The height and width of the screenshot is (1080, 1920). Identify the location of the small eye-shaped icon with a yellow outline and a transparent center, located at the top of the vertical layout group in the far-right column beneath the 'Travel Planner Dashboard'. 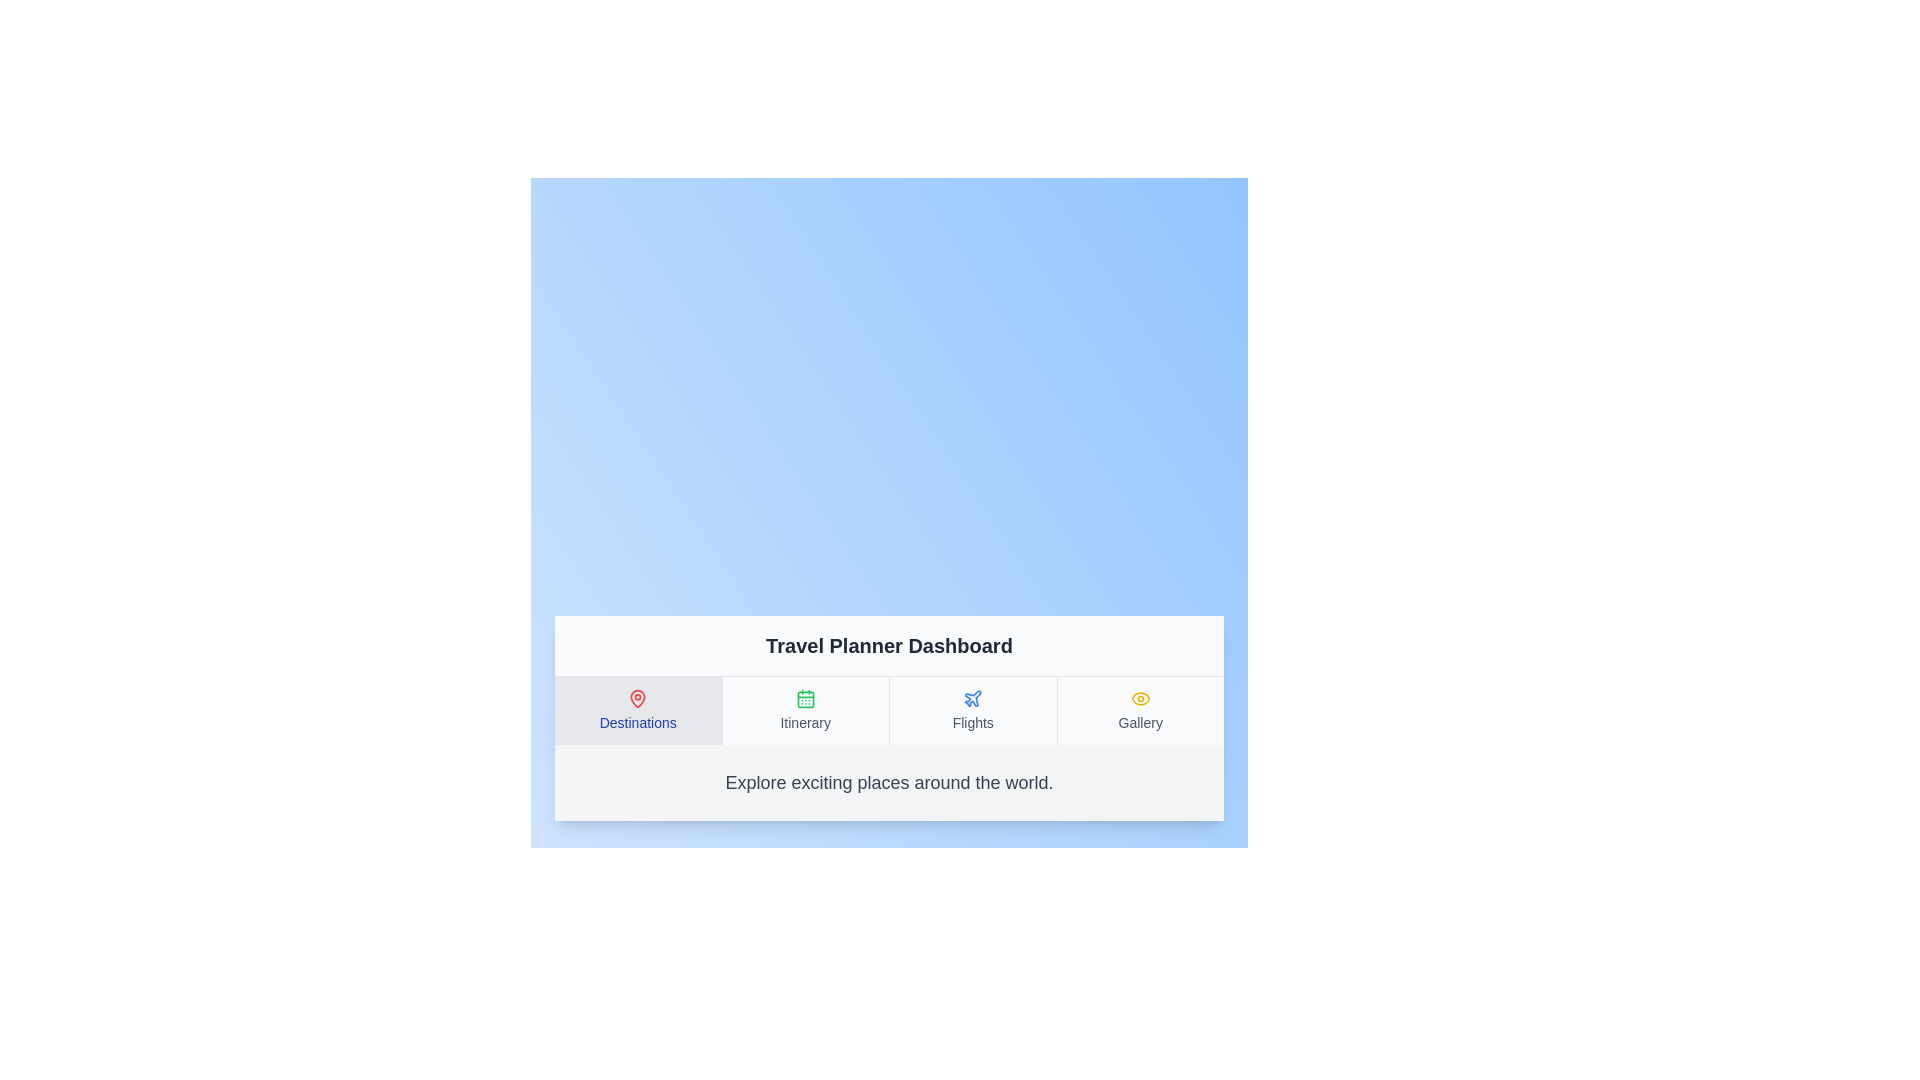
(1140, 697).